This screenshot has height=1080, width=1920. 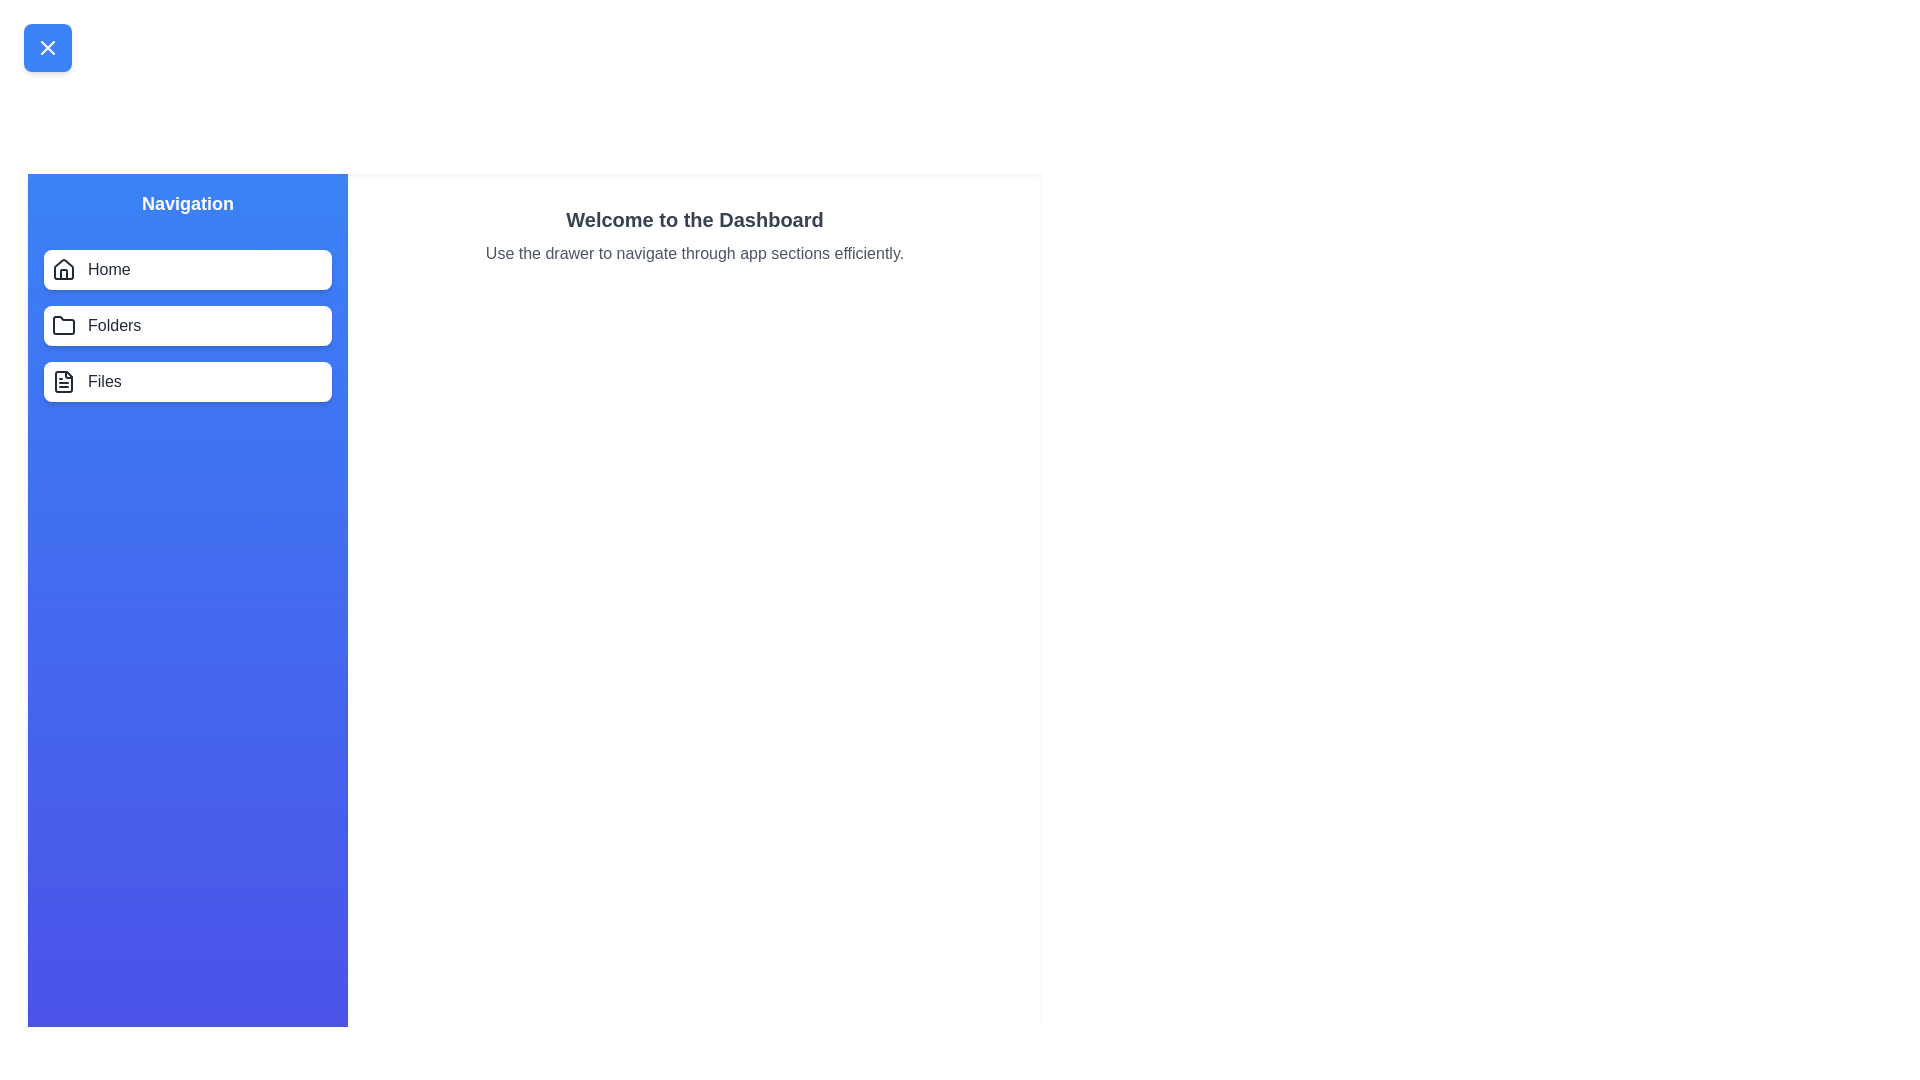 I want to click on the navigation item Files in the drawer, so click(x=187, y=381).